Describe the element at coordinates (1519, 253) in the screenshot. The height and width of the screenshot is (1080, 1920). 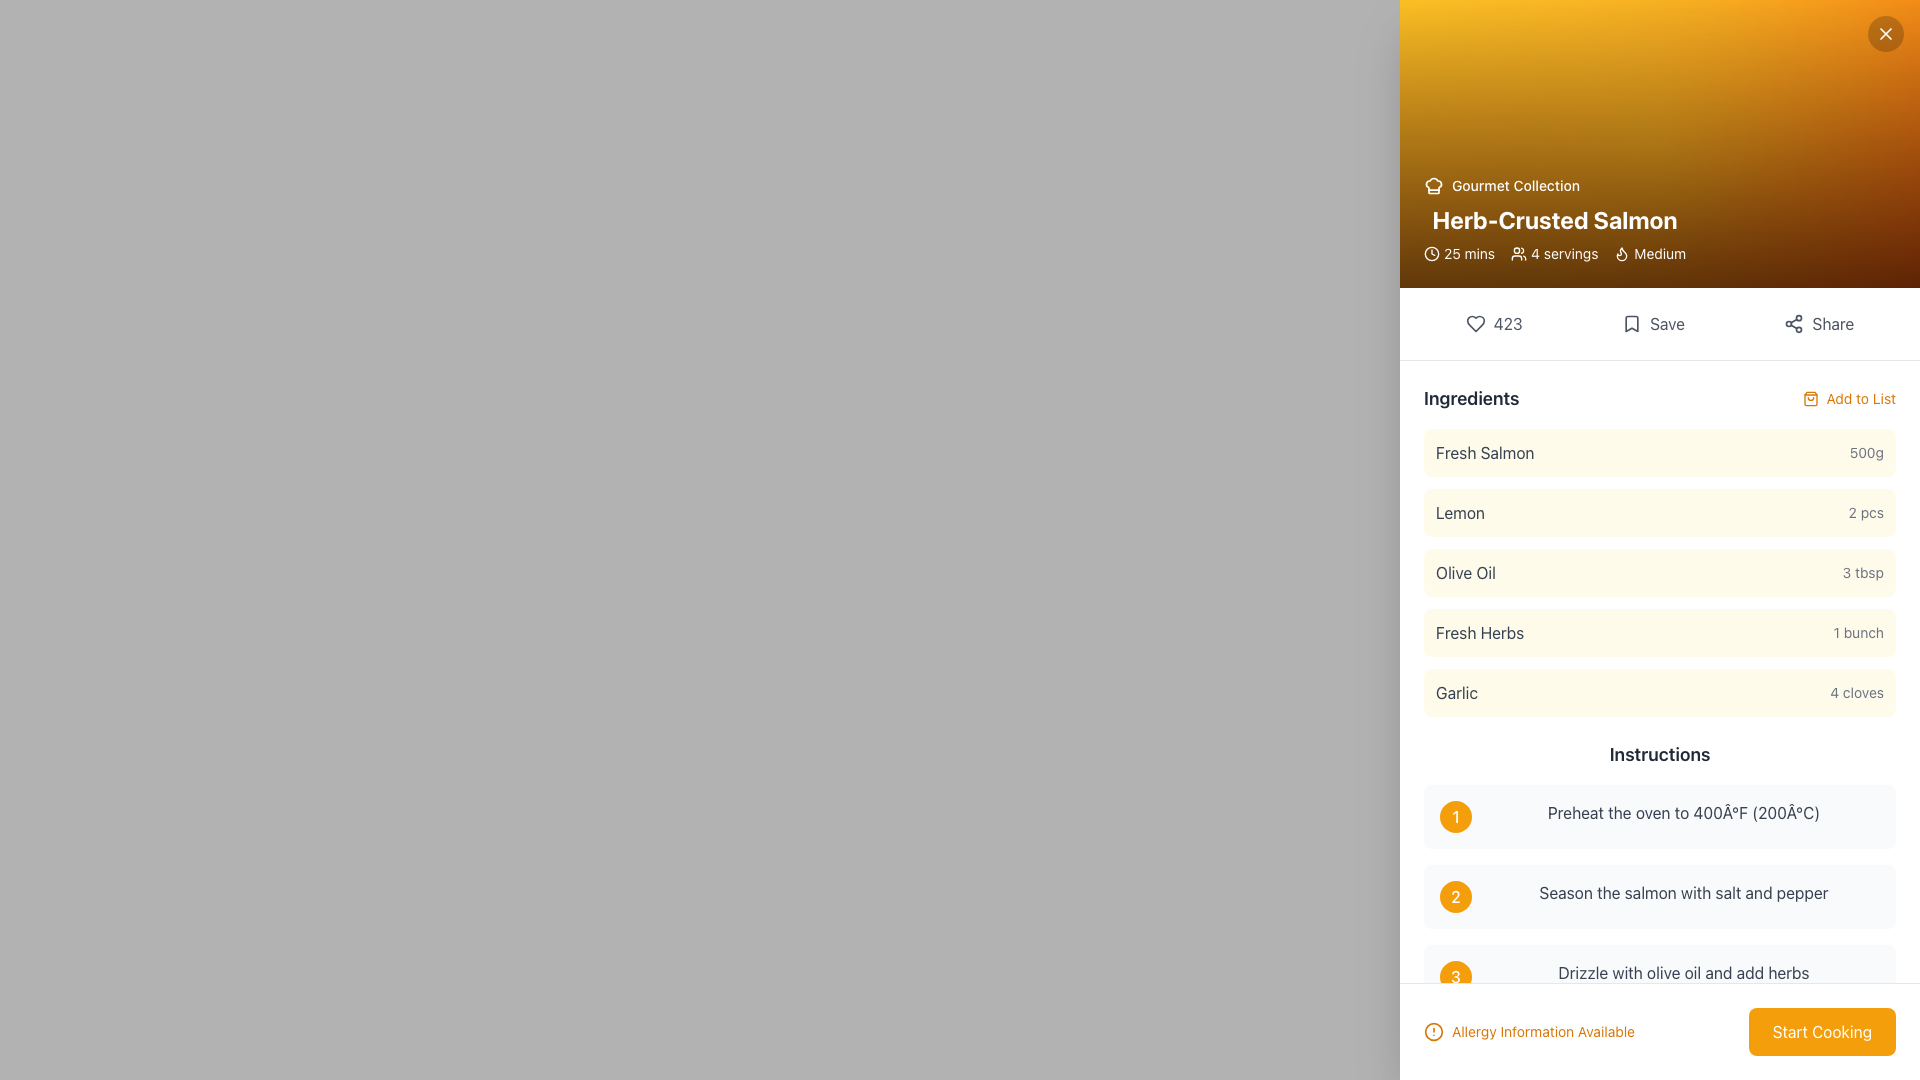
I see `the servings indicator icon located to the left of the '4 servings' text in the header section of the interface` at that location.